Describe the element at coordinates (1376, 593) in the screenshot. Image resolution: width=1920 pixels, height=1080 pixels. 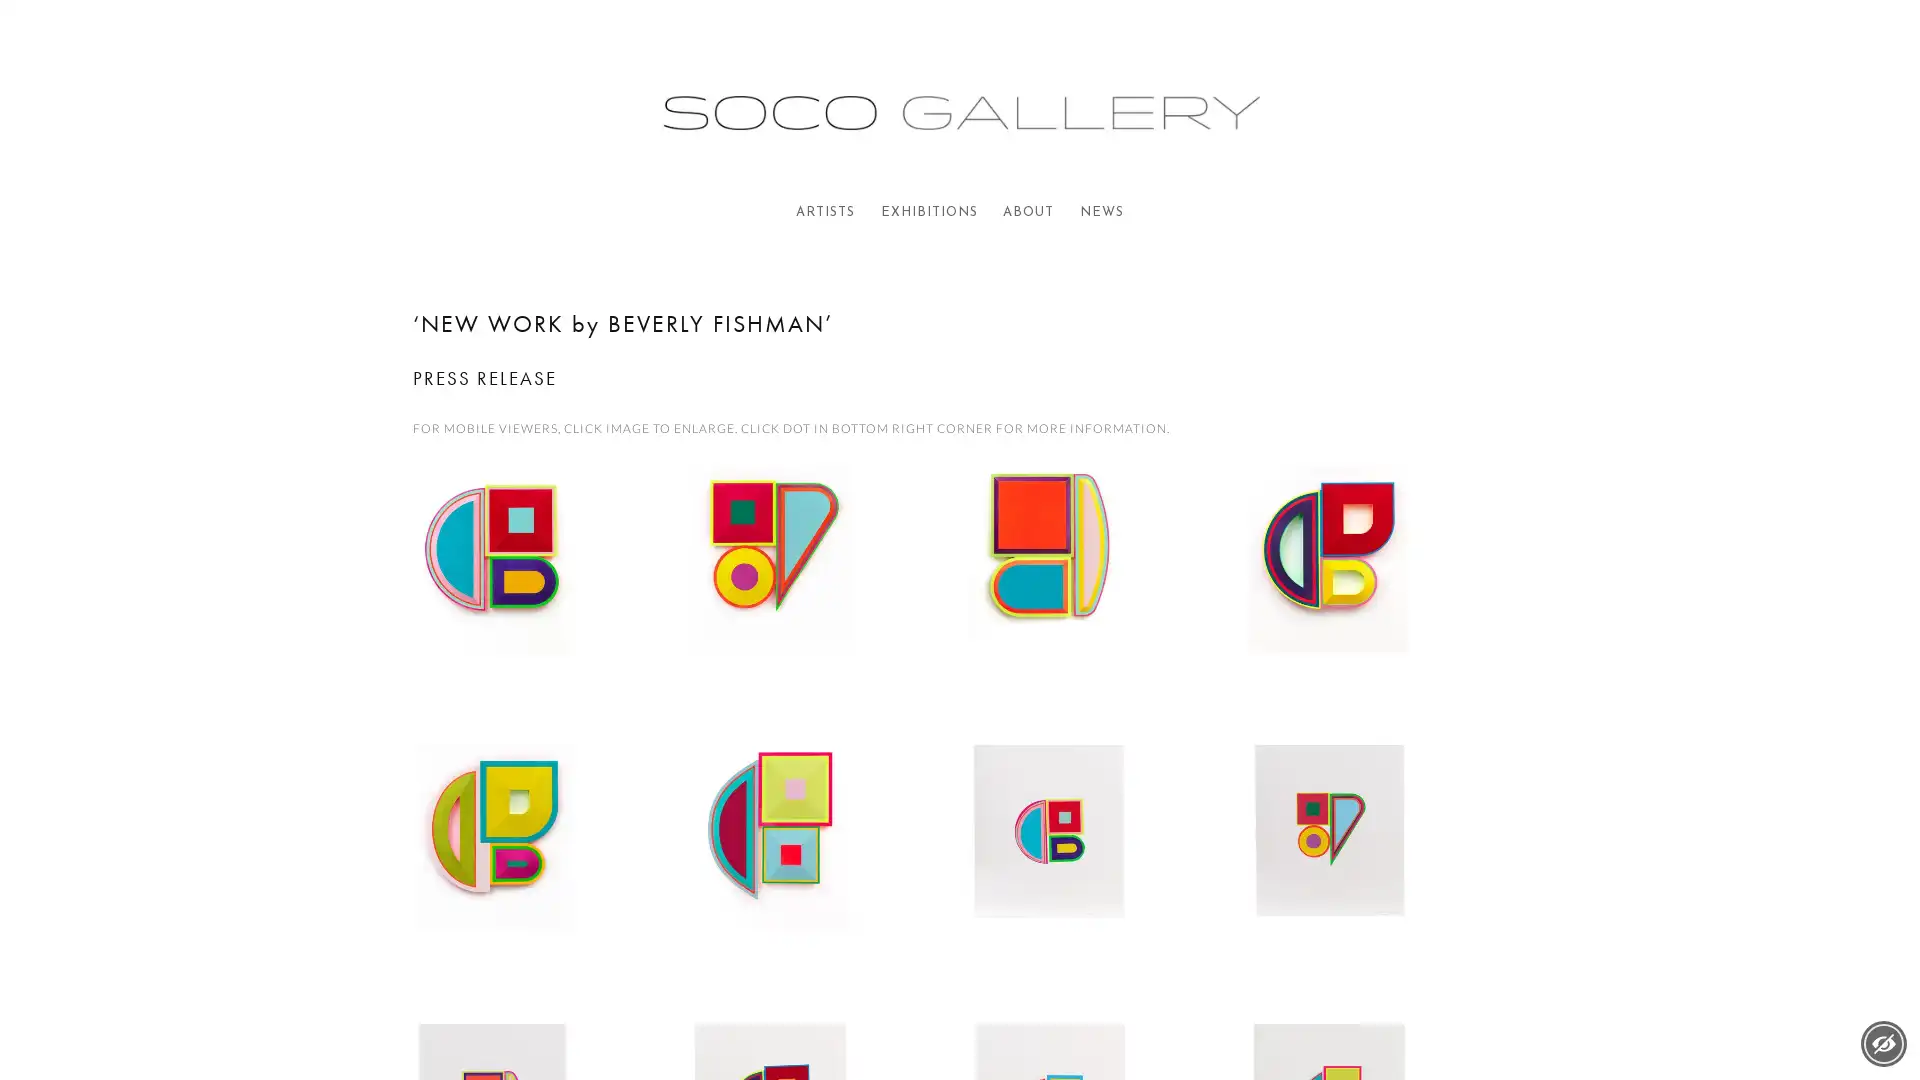
I see `View fullsize BEVERLY FISHMAN Untitled (Pain, Opioid Addiction, Anxiety), 2021 Urethane paint on wood 42.88 x 44 inches INQUIRE +` at that location.